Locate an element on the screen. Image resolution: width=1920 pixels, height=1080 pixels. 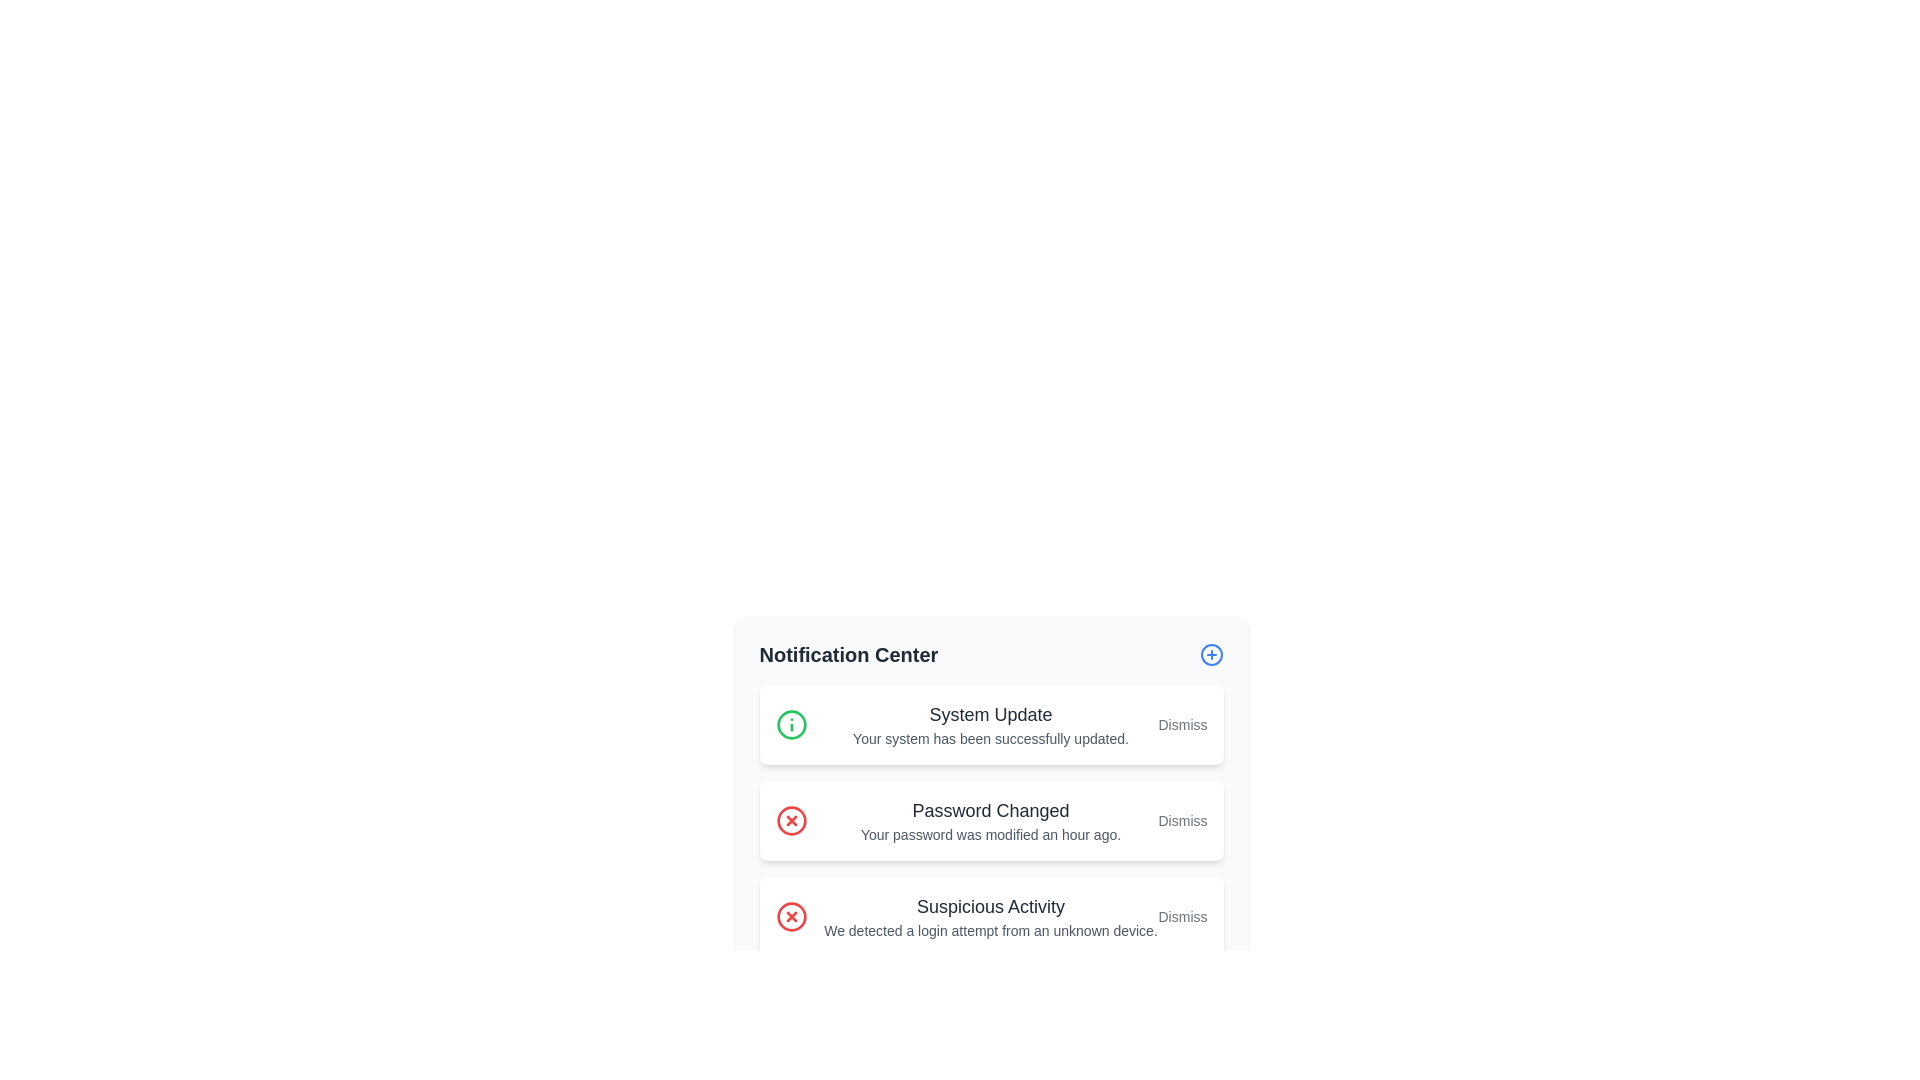
the Text label (title/header) of the second notification in the Notification Center, which provides a summary of the notification's subject, located above the description 'Your password was modified an hour ago.' and to the left of the 'Dismiss' button is located at coordinates (990, 810).